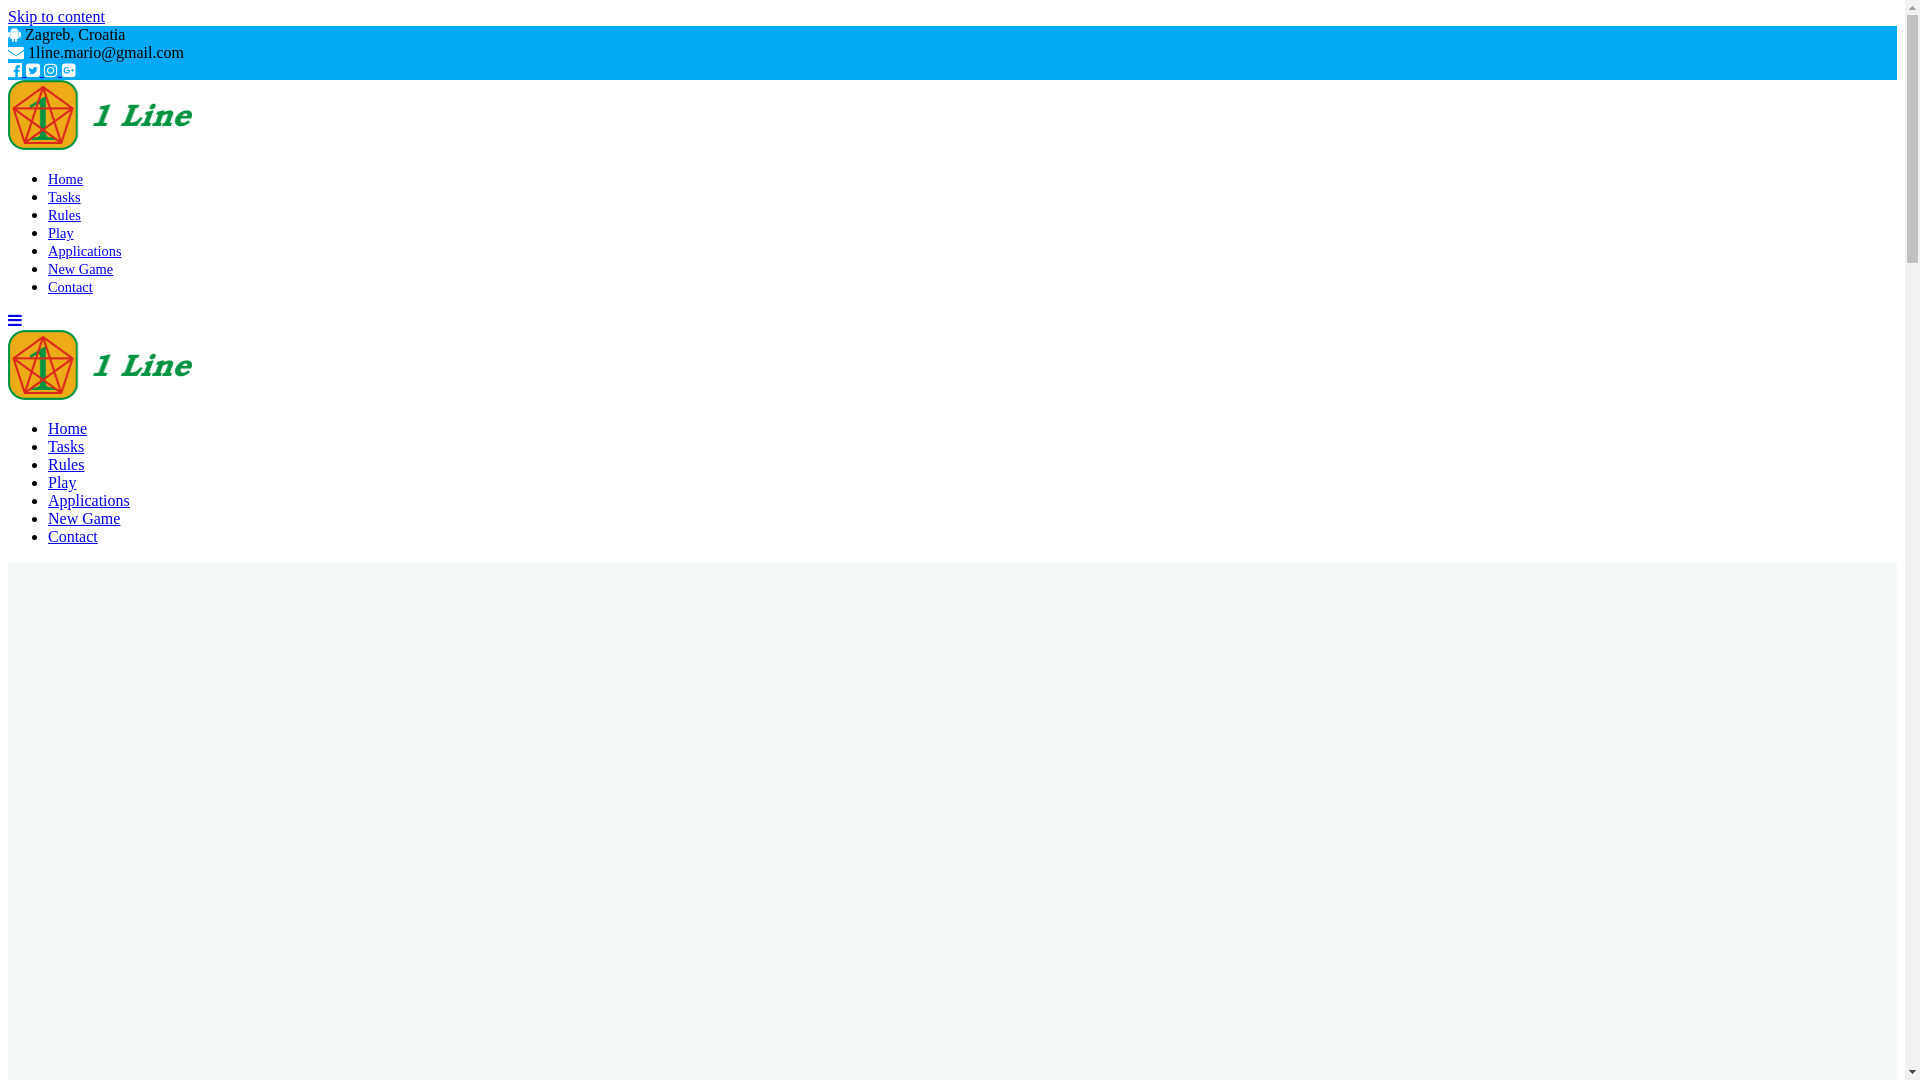  What do you see at coordinates (80, 268) in the screenshot?
I see `'New Game'` at bounding box center [80, 268].